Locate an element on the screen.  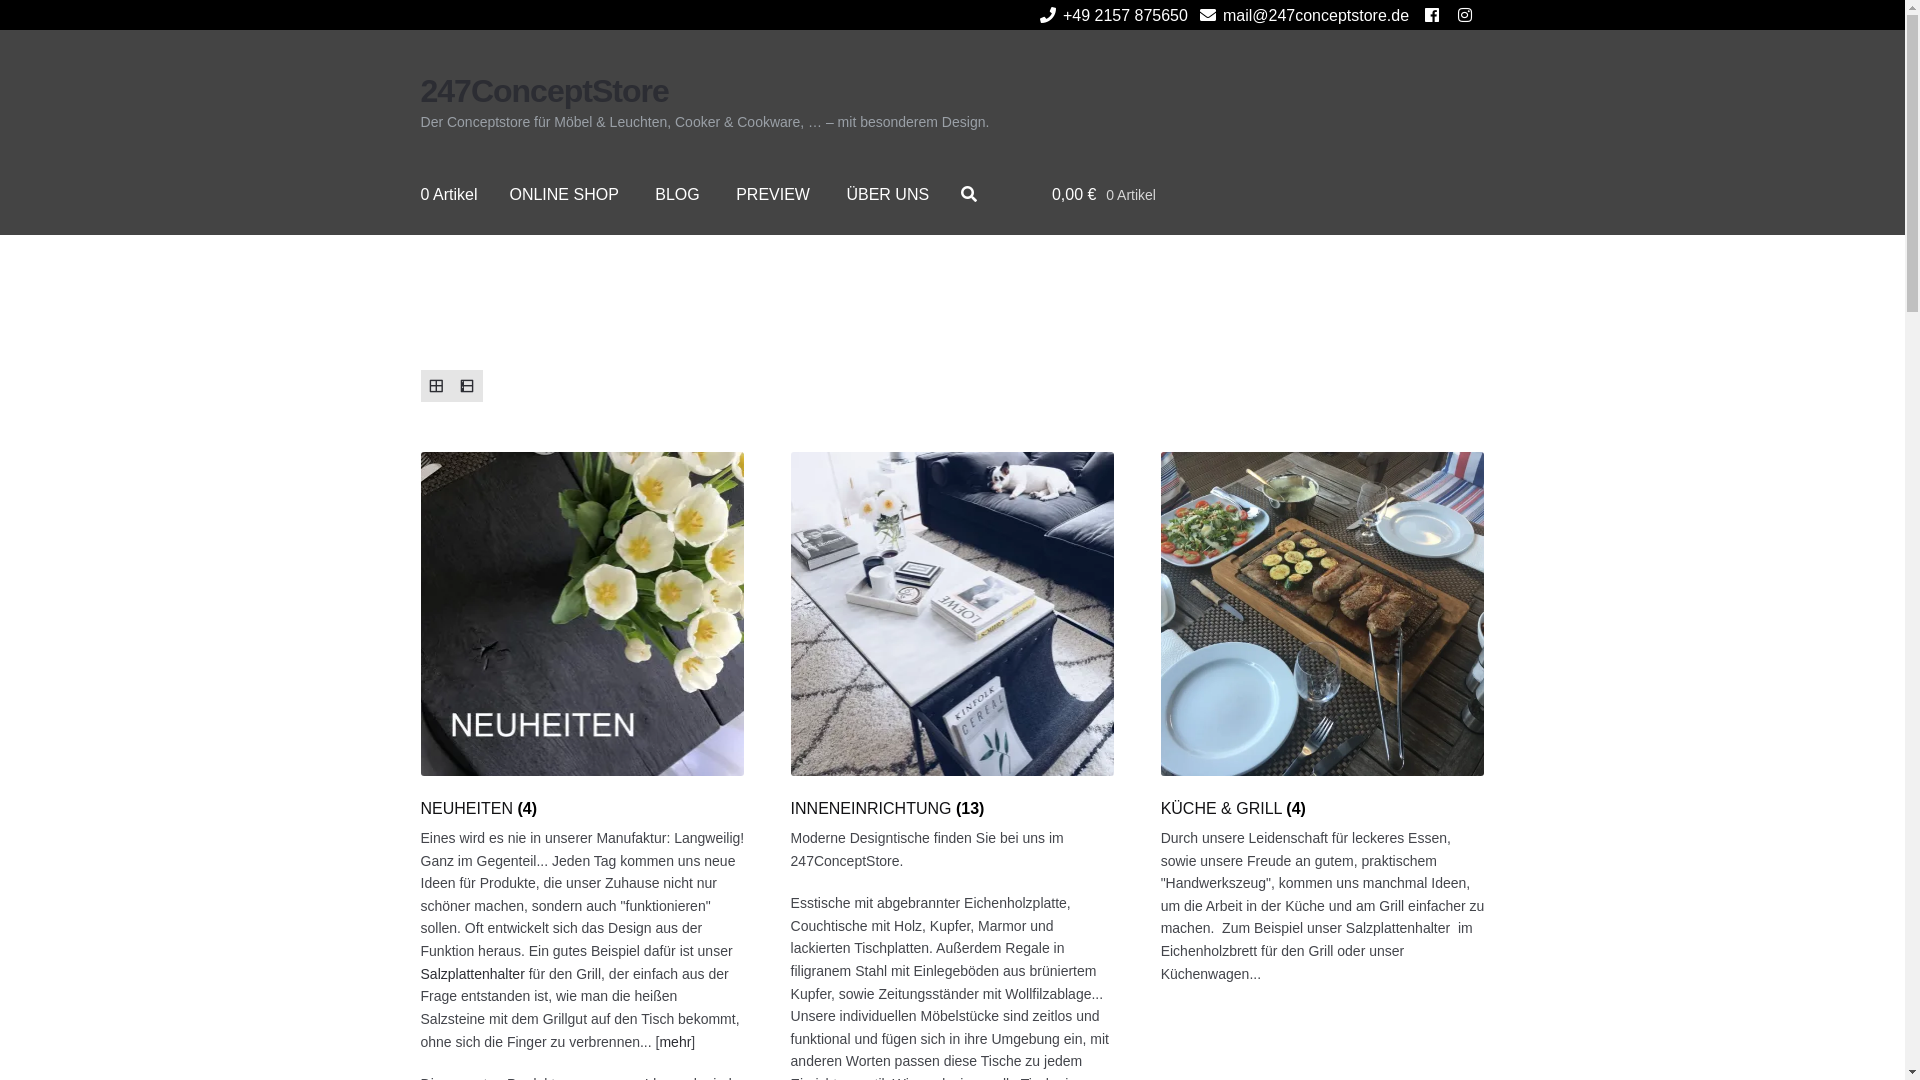
'mehr' is located at coordinates (675, 1040).